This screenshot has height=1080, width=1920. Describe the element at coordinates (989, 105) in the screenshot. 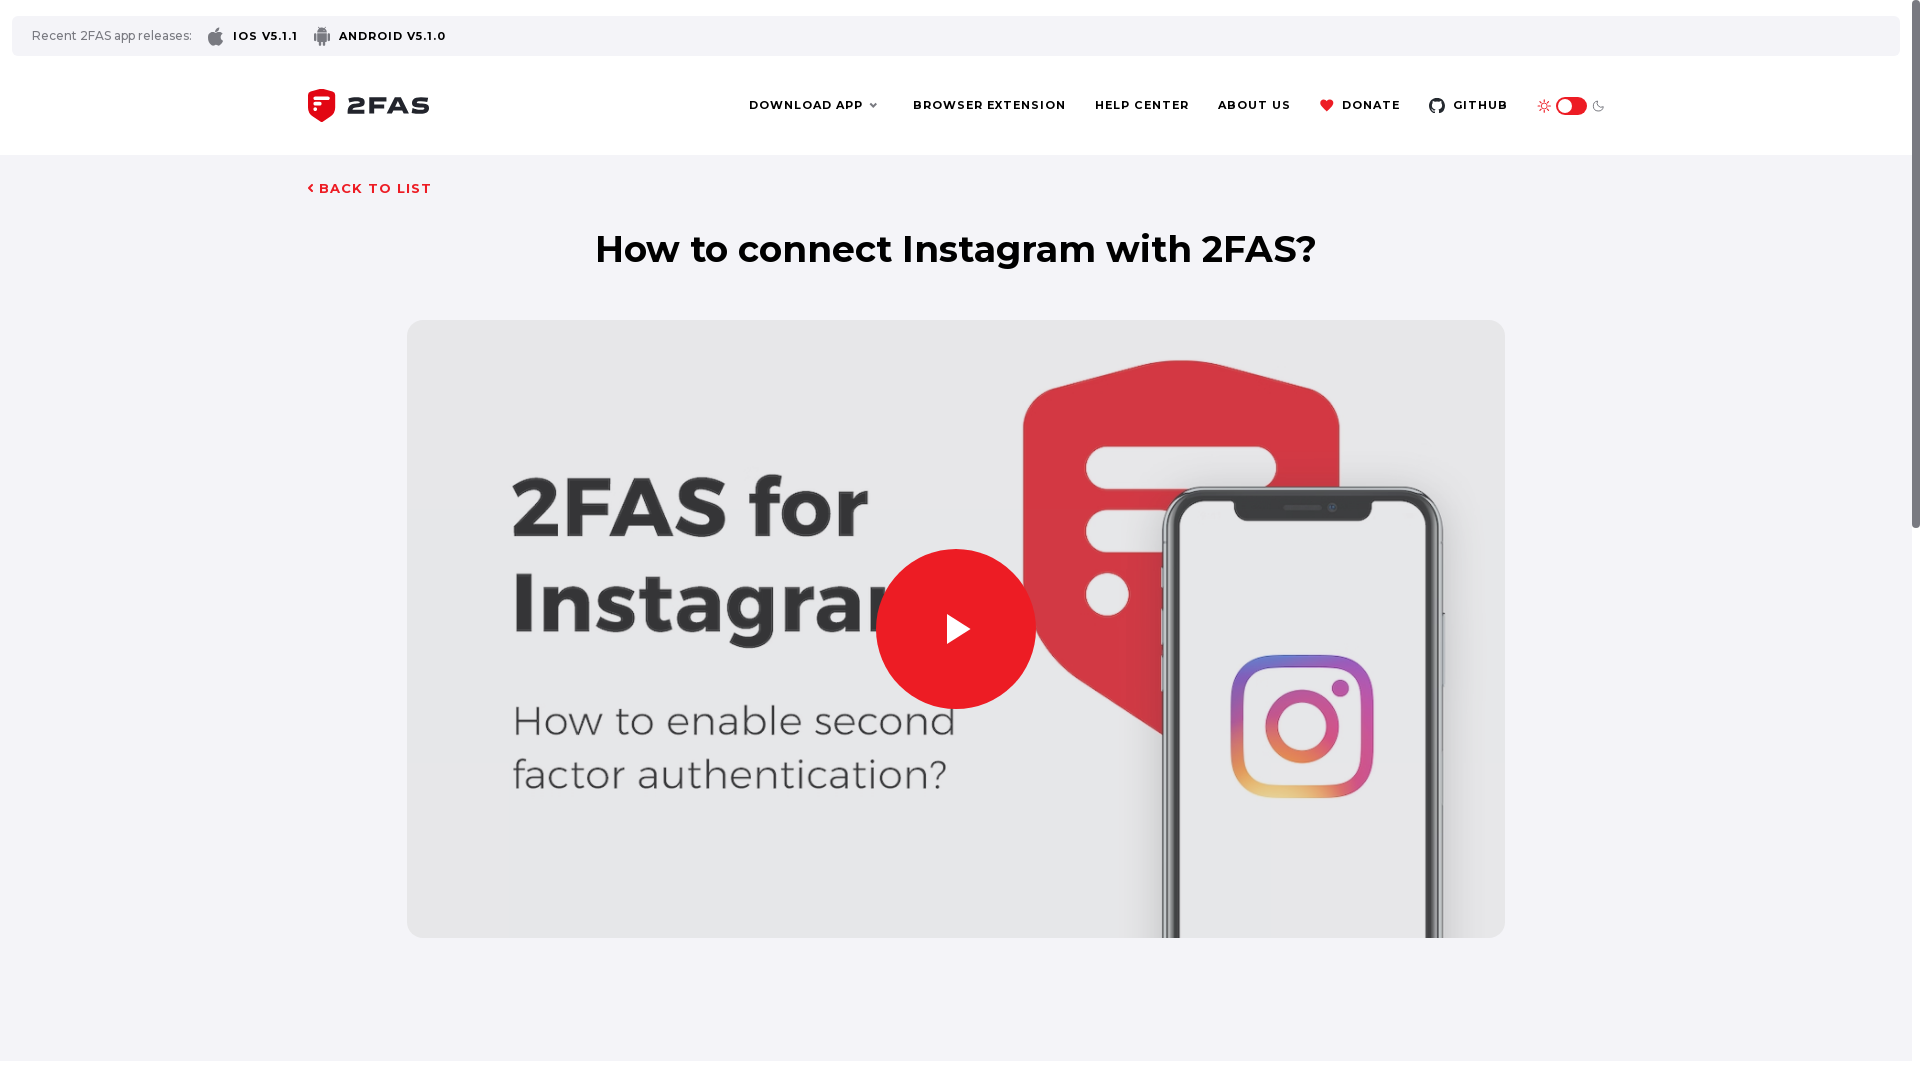

I see `'BROWSER EXTENSION'` at that location.